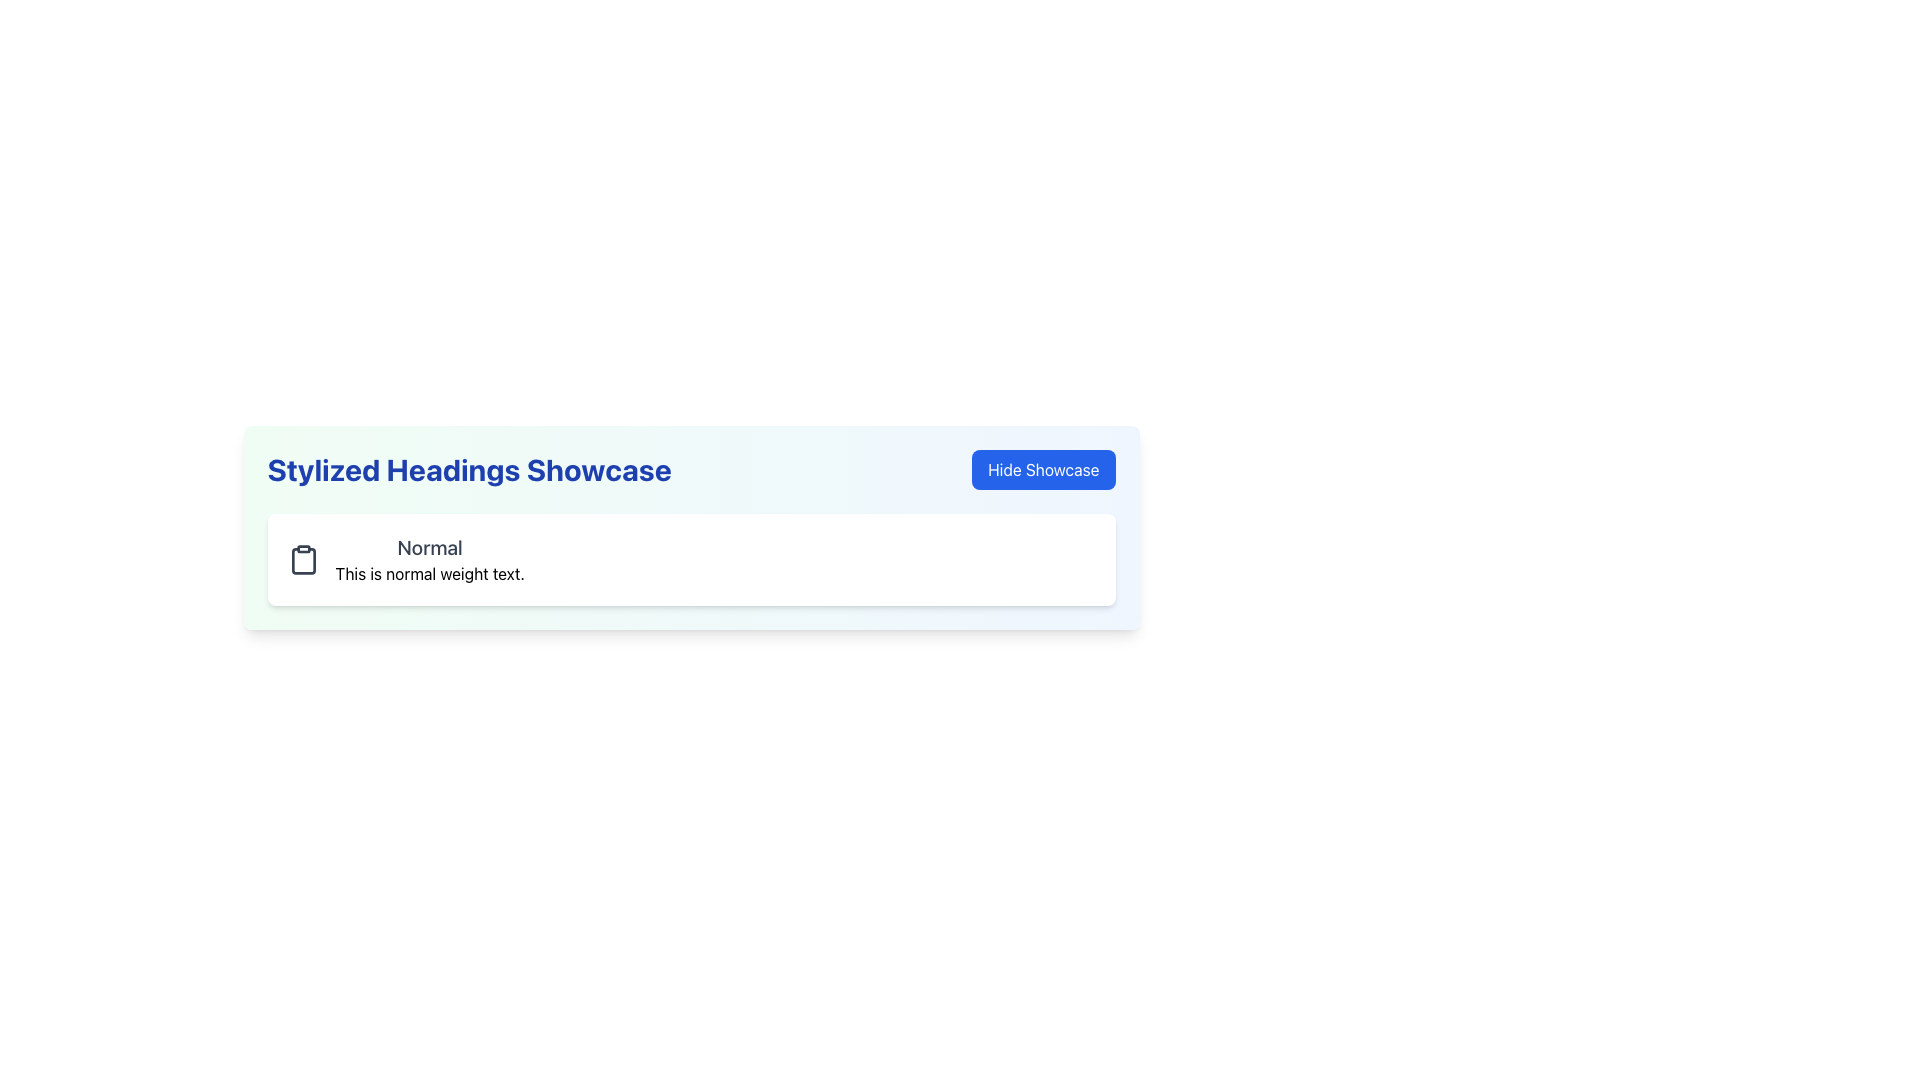 This screenshot has width=1920, height=1080. What do you see at coordinates (429, 559) in the screenshot?
I see `the text displayed in the rounded rectangular card under the header 'Stylized Headings Showcase', which is centrally positioned in the application view` at bounding box center [429, 559].